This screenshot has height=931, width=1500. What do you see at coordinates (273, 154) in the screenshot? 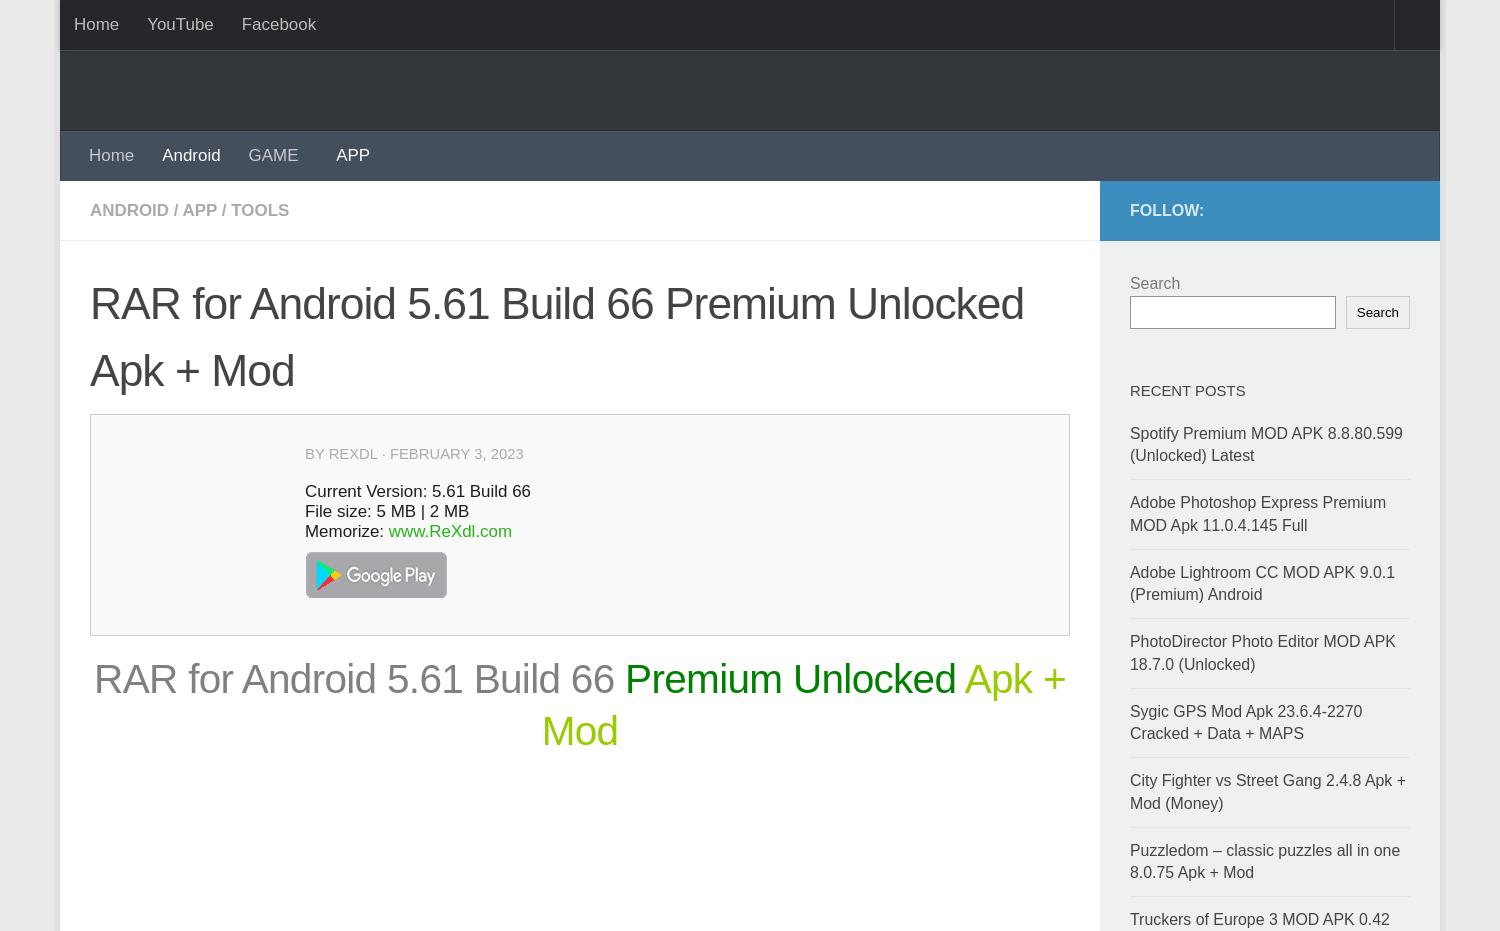
I see `'GAME'` at bounding box center [273, 154].